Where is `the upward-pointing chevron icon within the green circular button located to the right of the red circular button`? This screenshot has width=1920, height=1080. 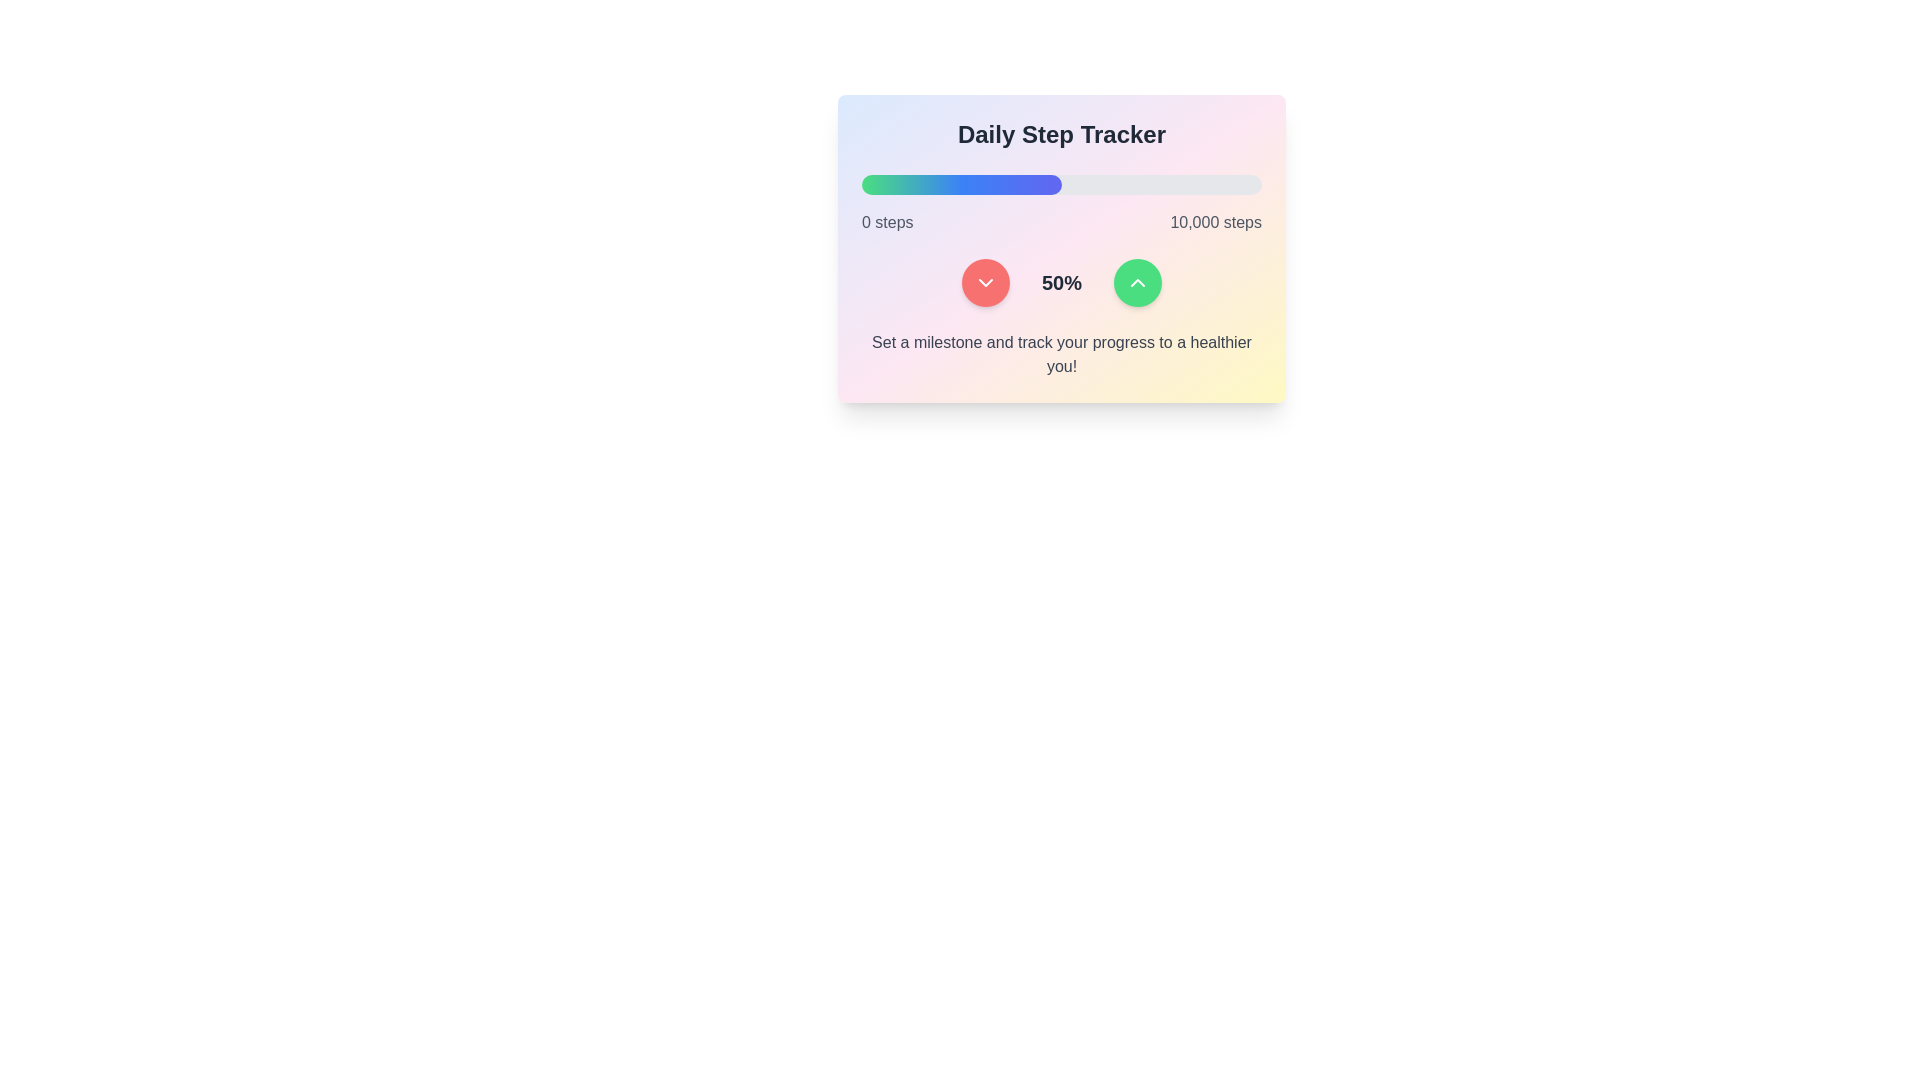 the upward-pointing chevron icon within the green circular button located to the right of the red circular button is located at coordinates (1137, 282).